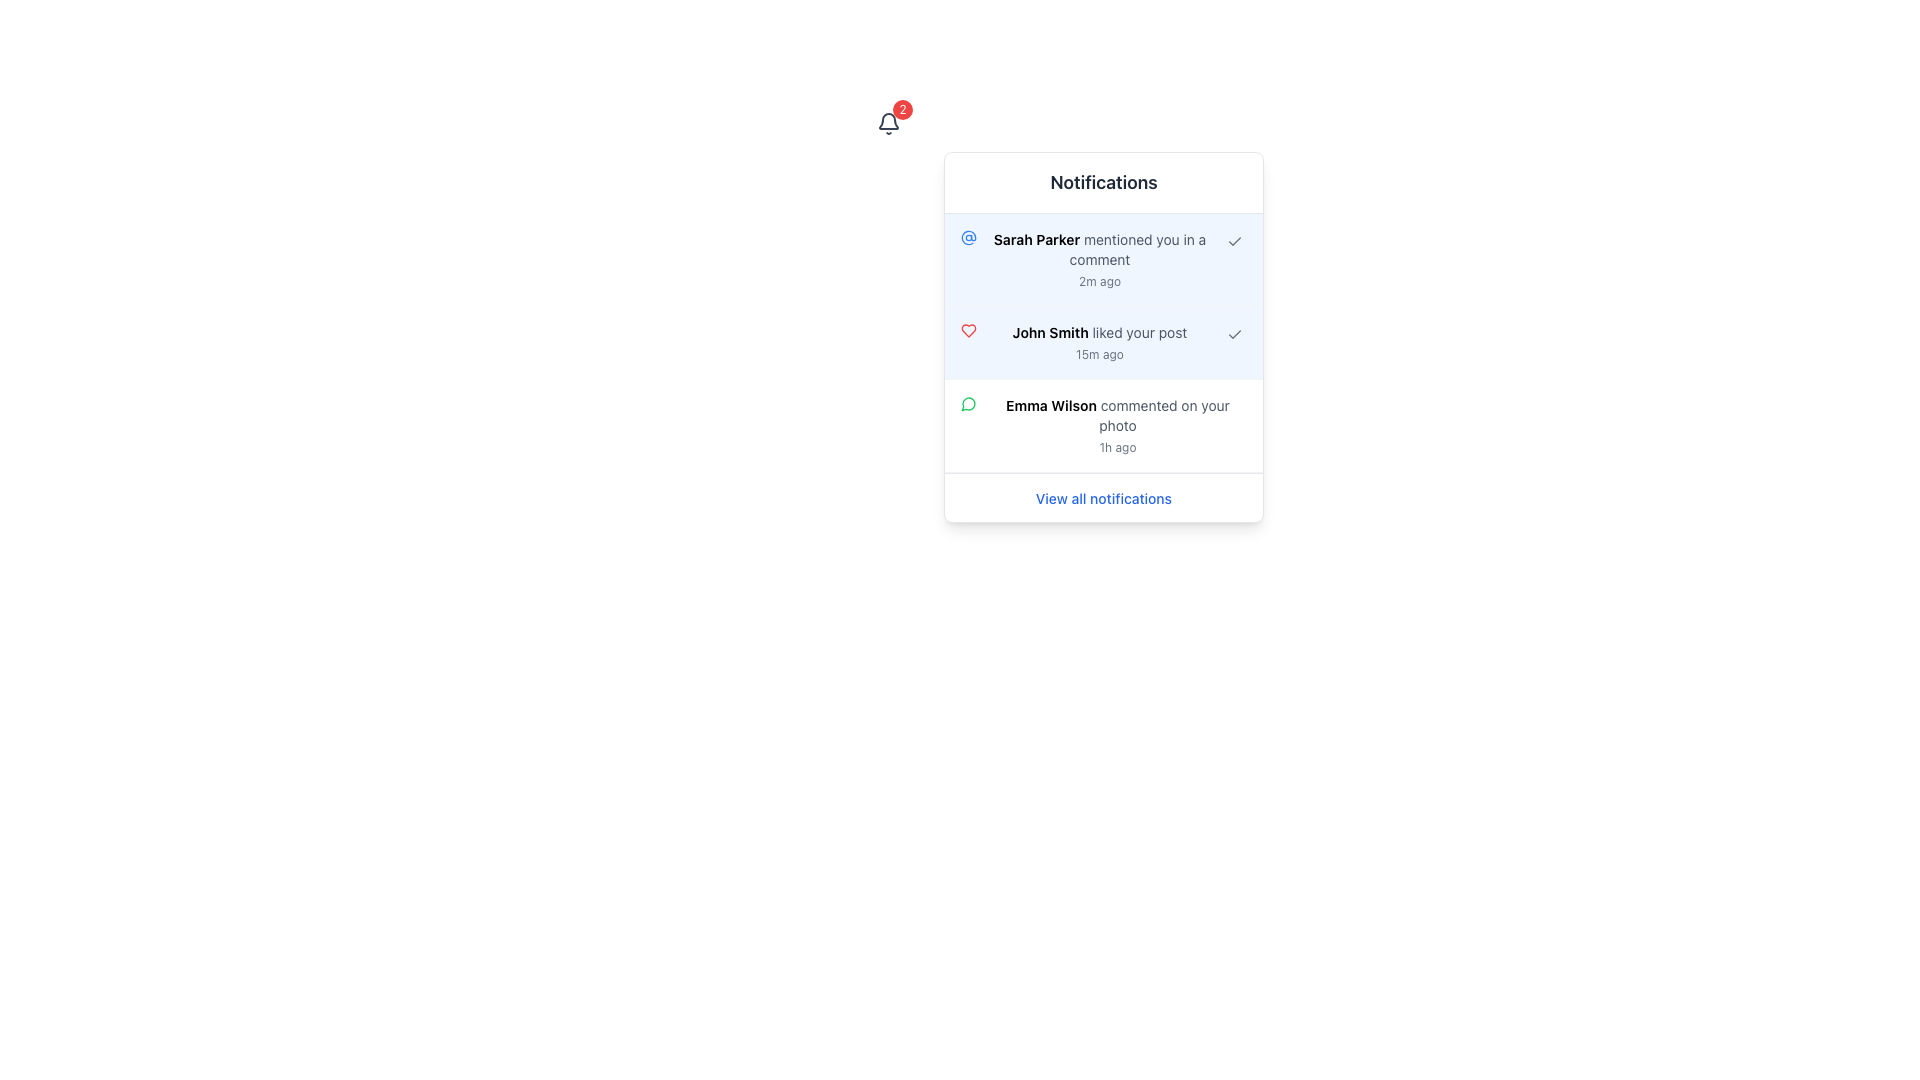 This screenshot has height=1080, width=1920. I want to click on the text label displaying 'John Smith' within the second notification in the notifications panel, so click(1049, 331).